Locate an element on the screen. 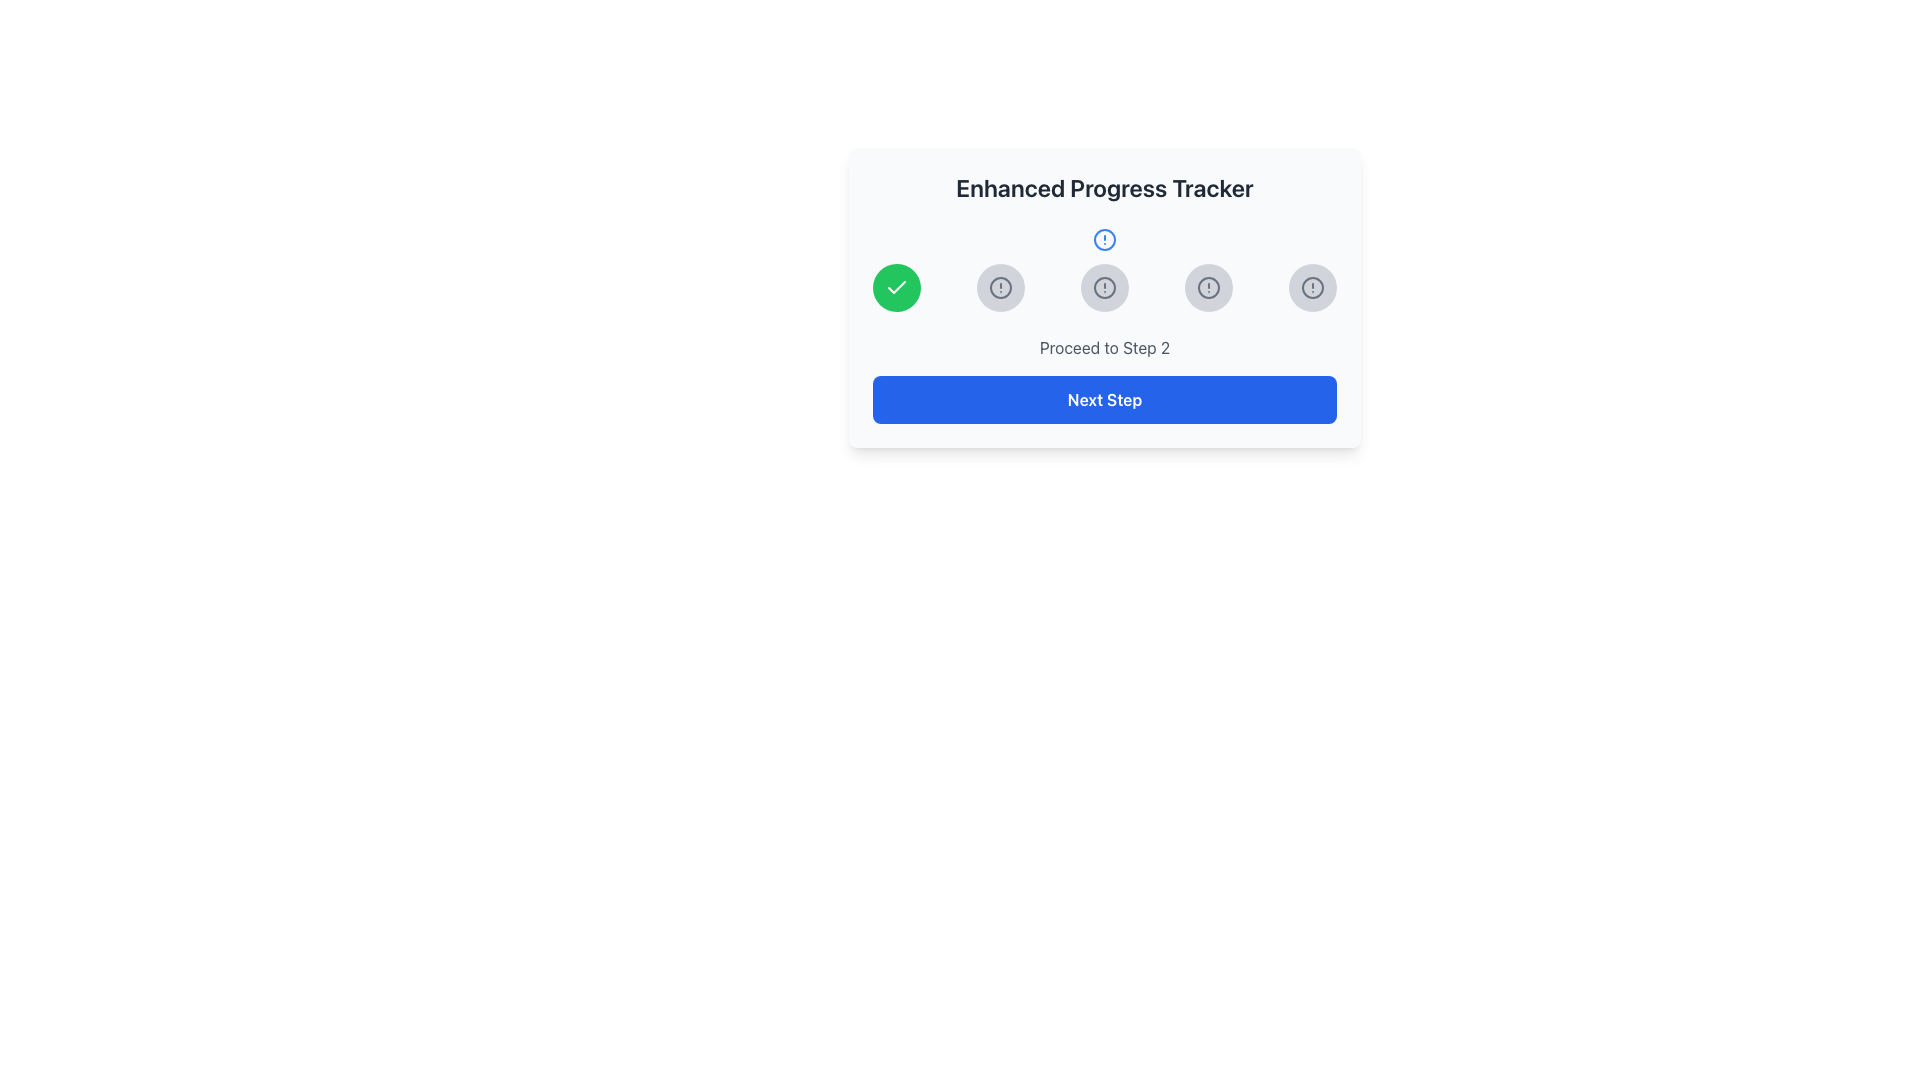 Image resolution: width=1920 pixels, height=1080 pixels. the circular alert icon button with a light gray background and dark gray exclamation mark, positioned as the last element in a horizontal sequence of five icons is located at coordinates (1313, 288).